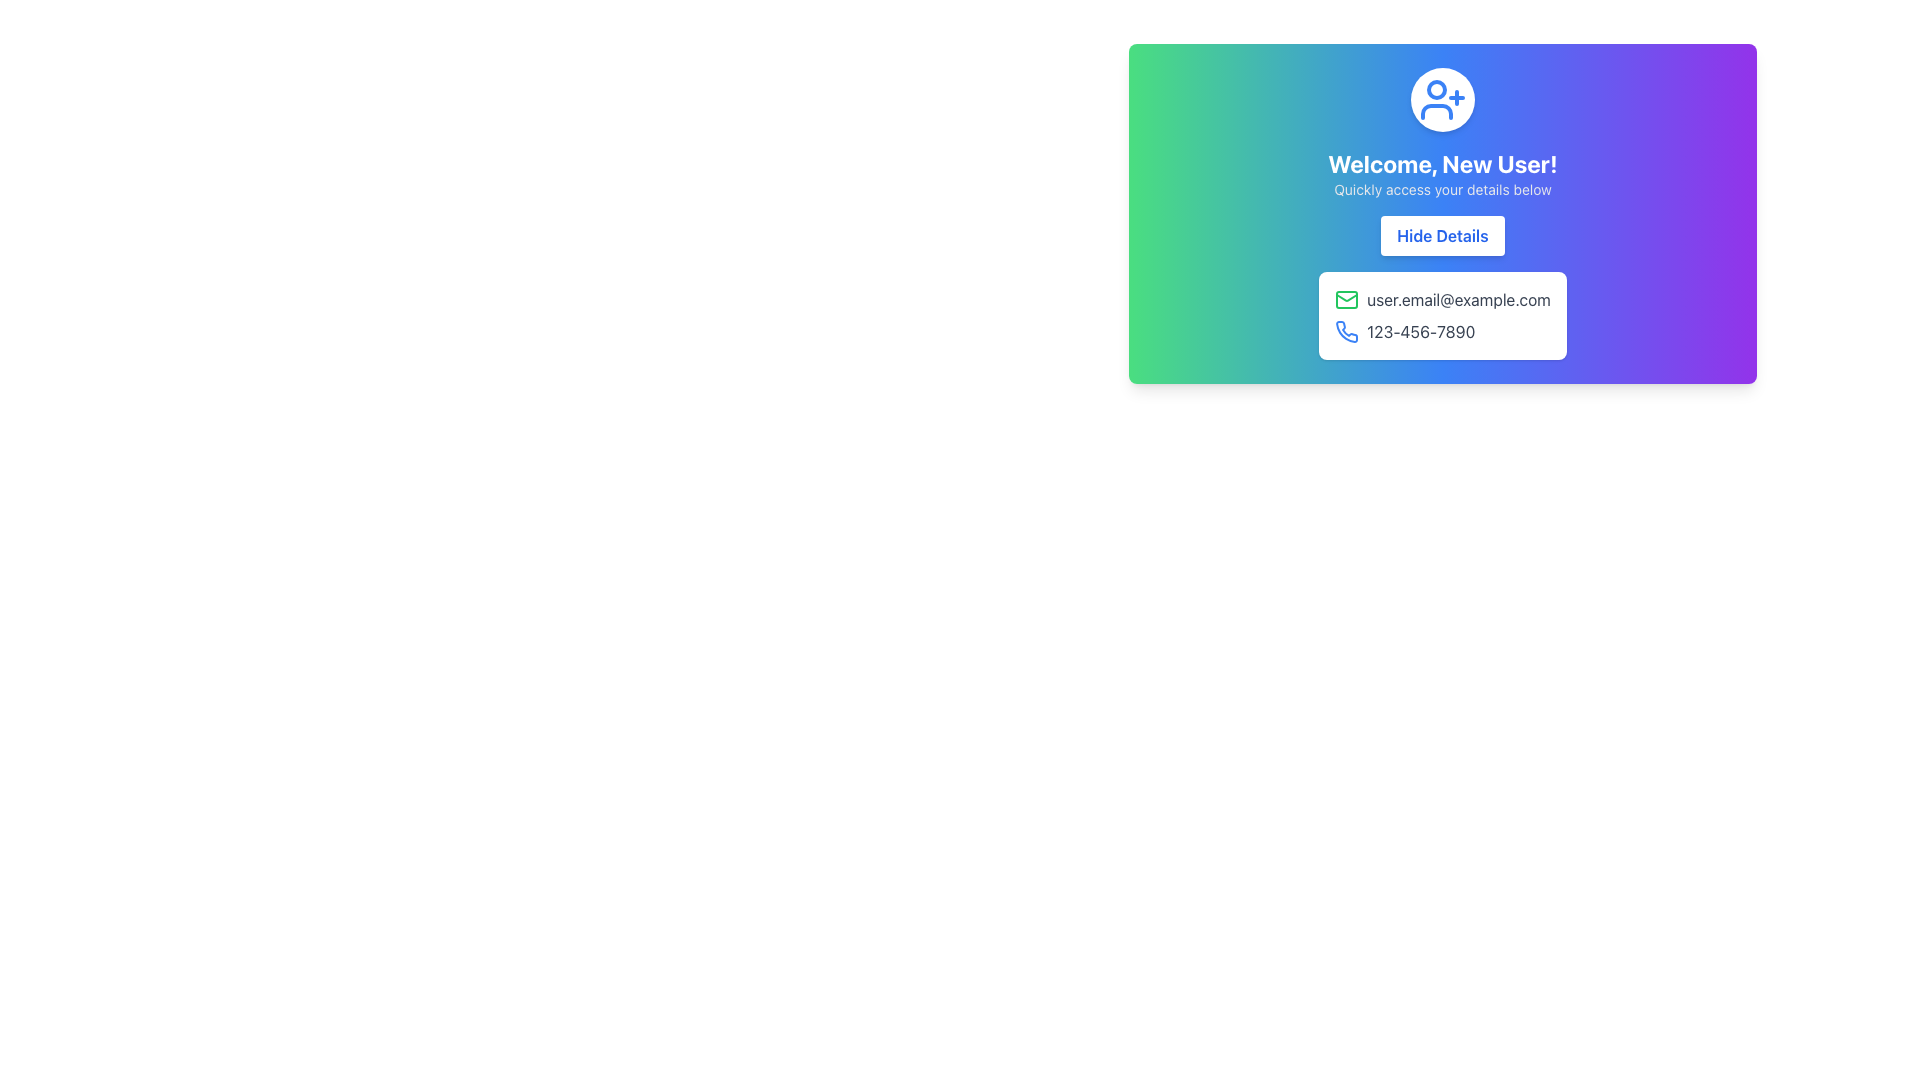 The width and height of the screenshot is (1920, 1080). Describe the element at coordinates (1420, 330) in the screenshot. I see `the Static Text displaying '123-456-7890', which is styled in a standard sans-serif font and located to the right of a telephone icon within a user details card` at that location.